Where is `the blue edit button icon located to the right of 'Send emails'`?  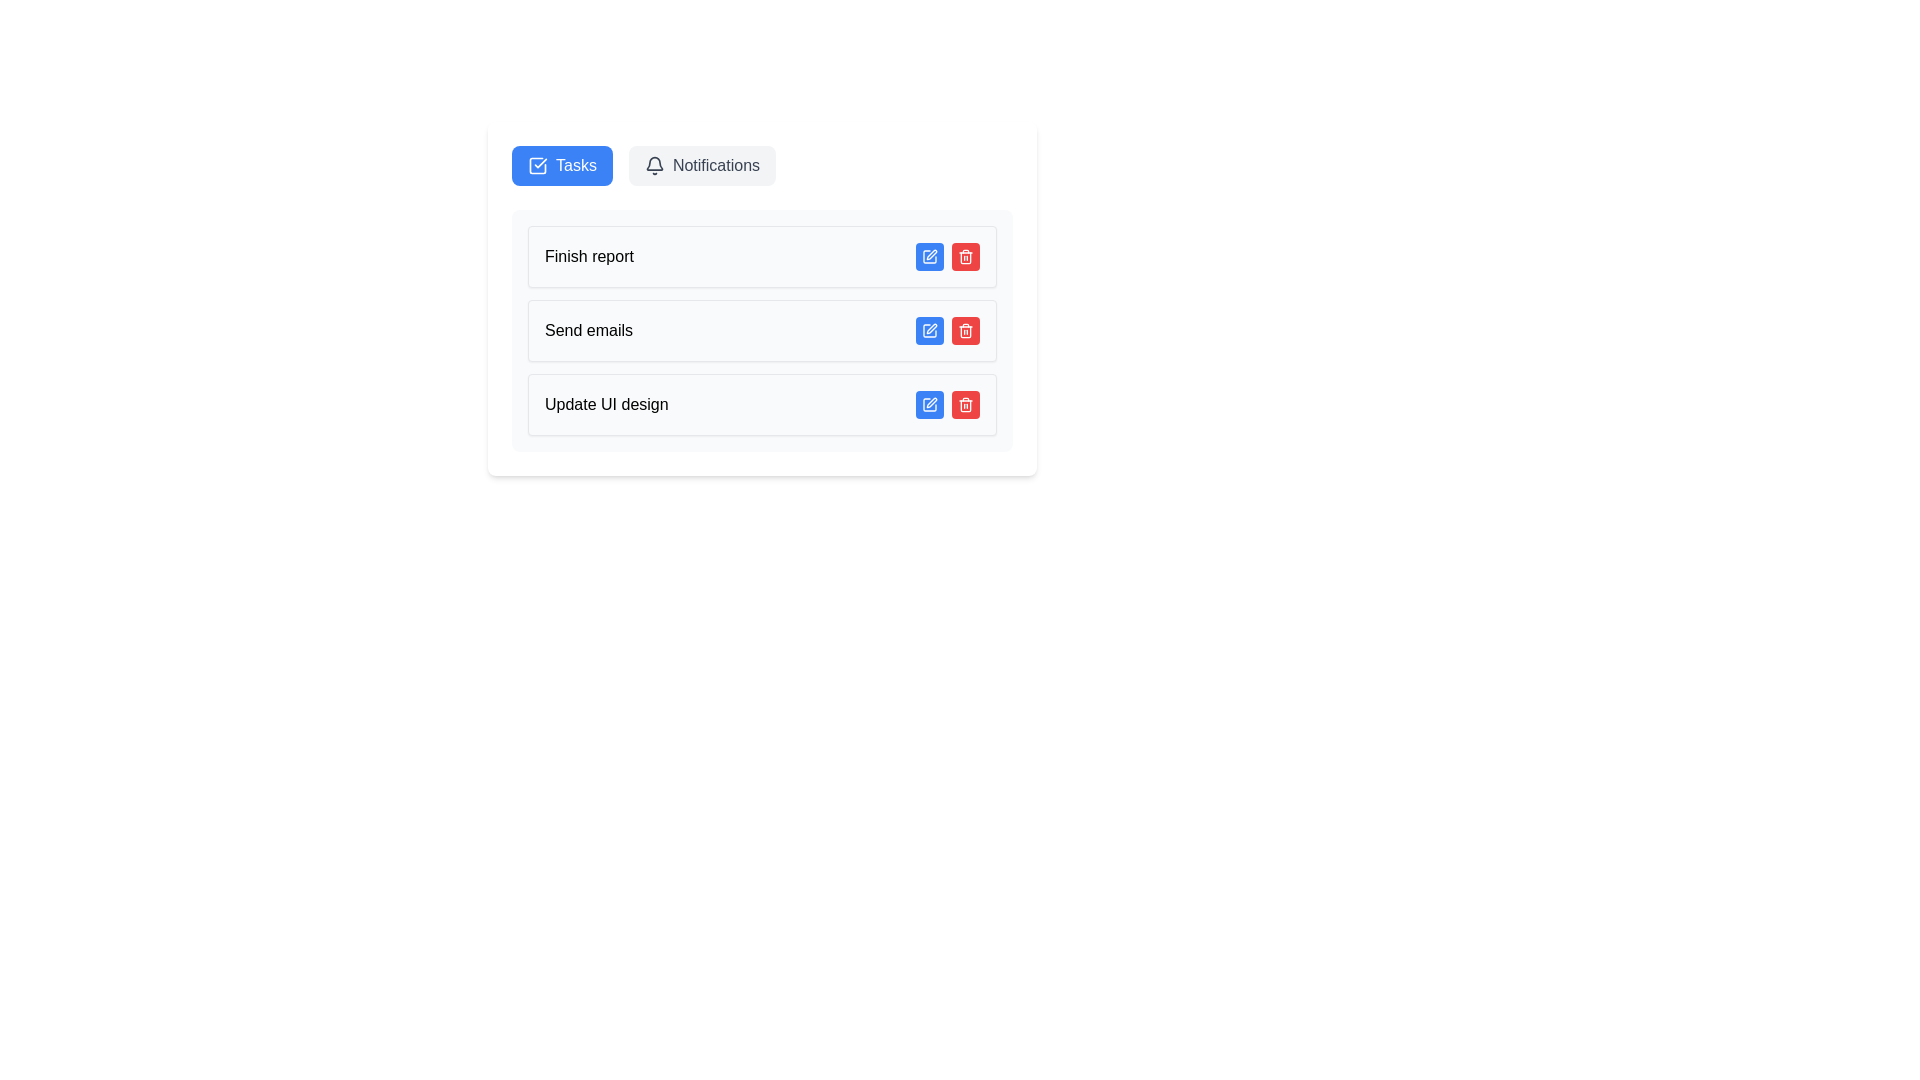 the blue edit button icon located to the right of 'Send emails' is located at coordinates (929, 330).